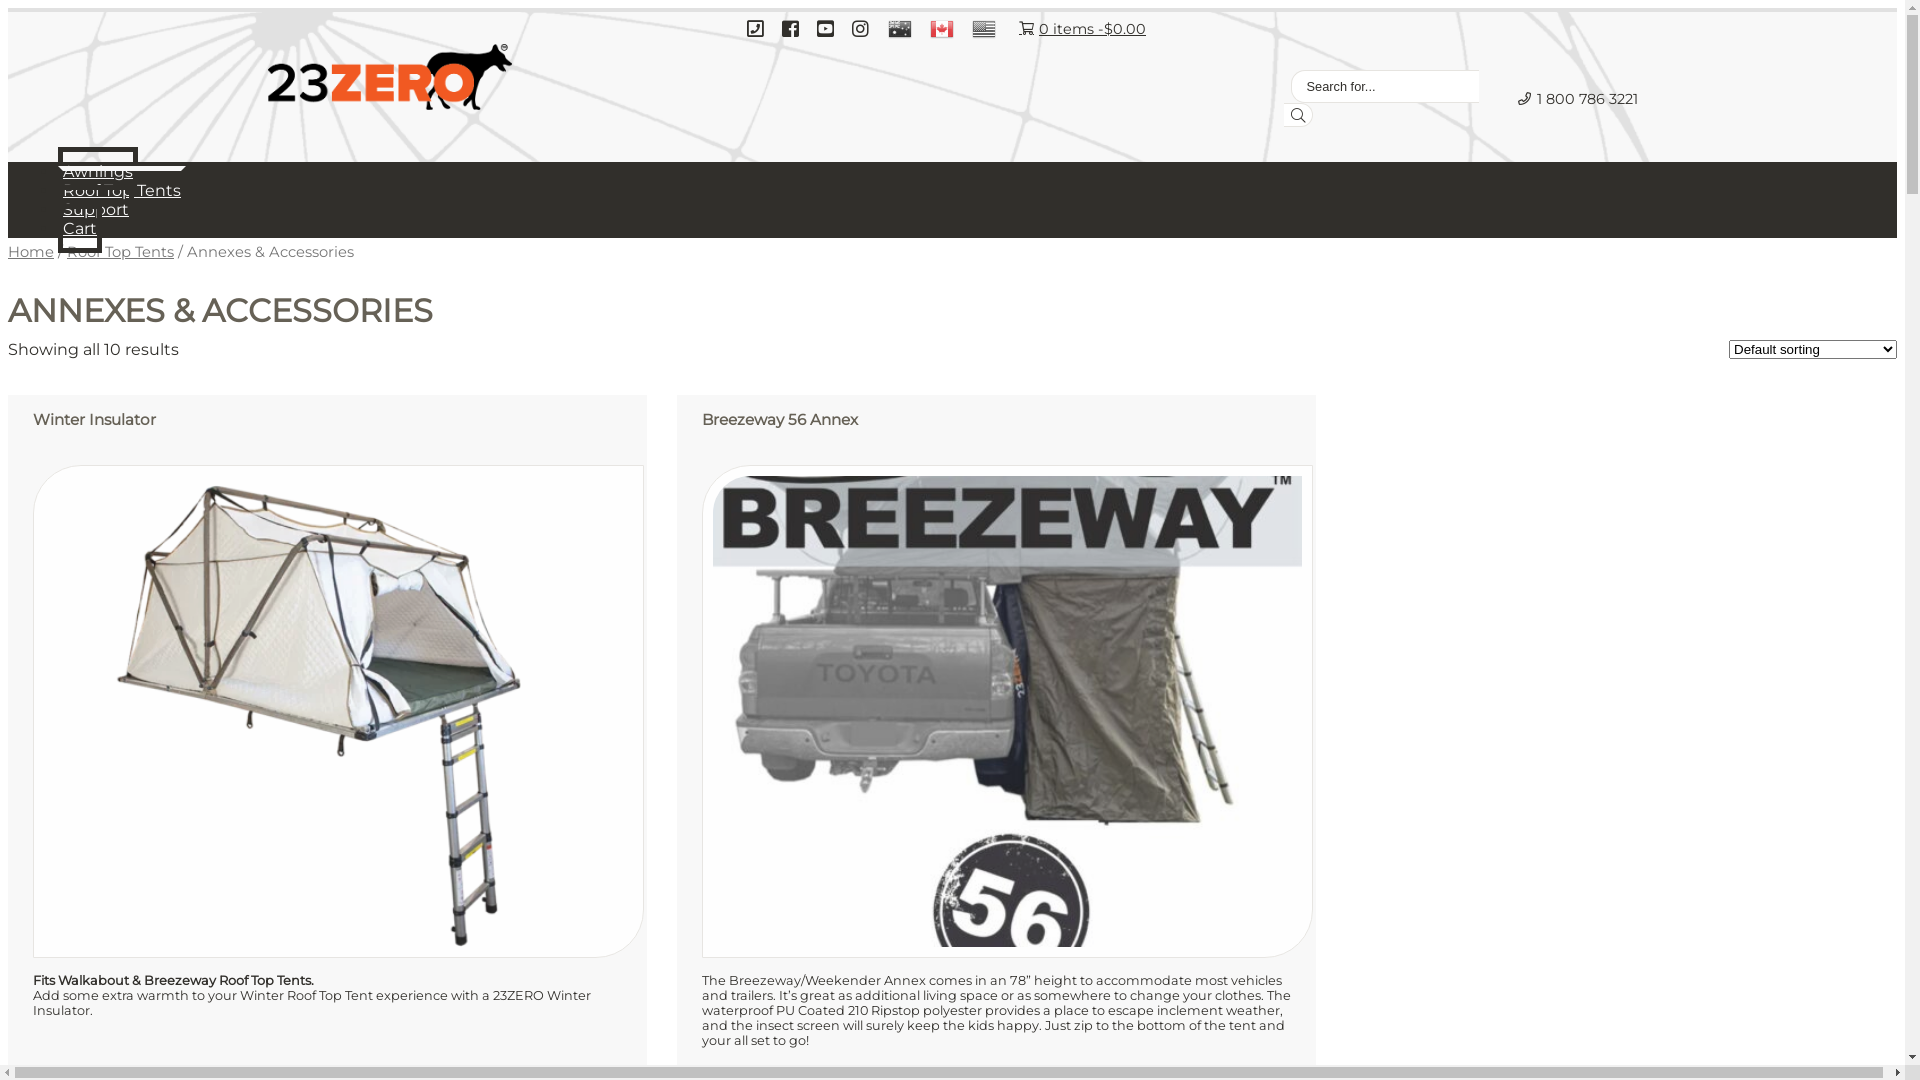 This screenshot has height=1080, width=1920. What do you see at coordinates (8, 250) in the screenshot?
I see `'Home'` at bounding box center [8, 250].